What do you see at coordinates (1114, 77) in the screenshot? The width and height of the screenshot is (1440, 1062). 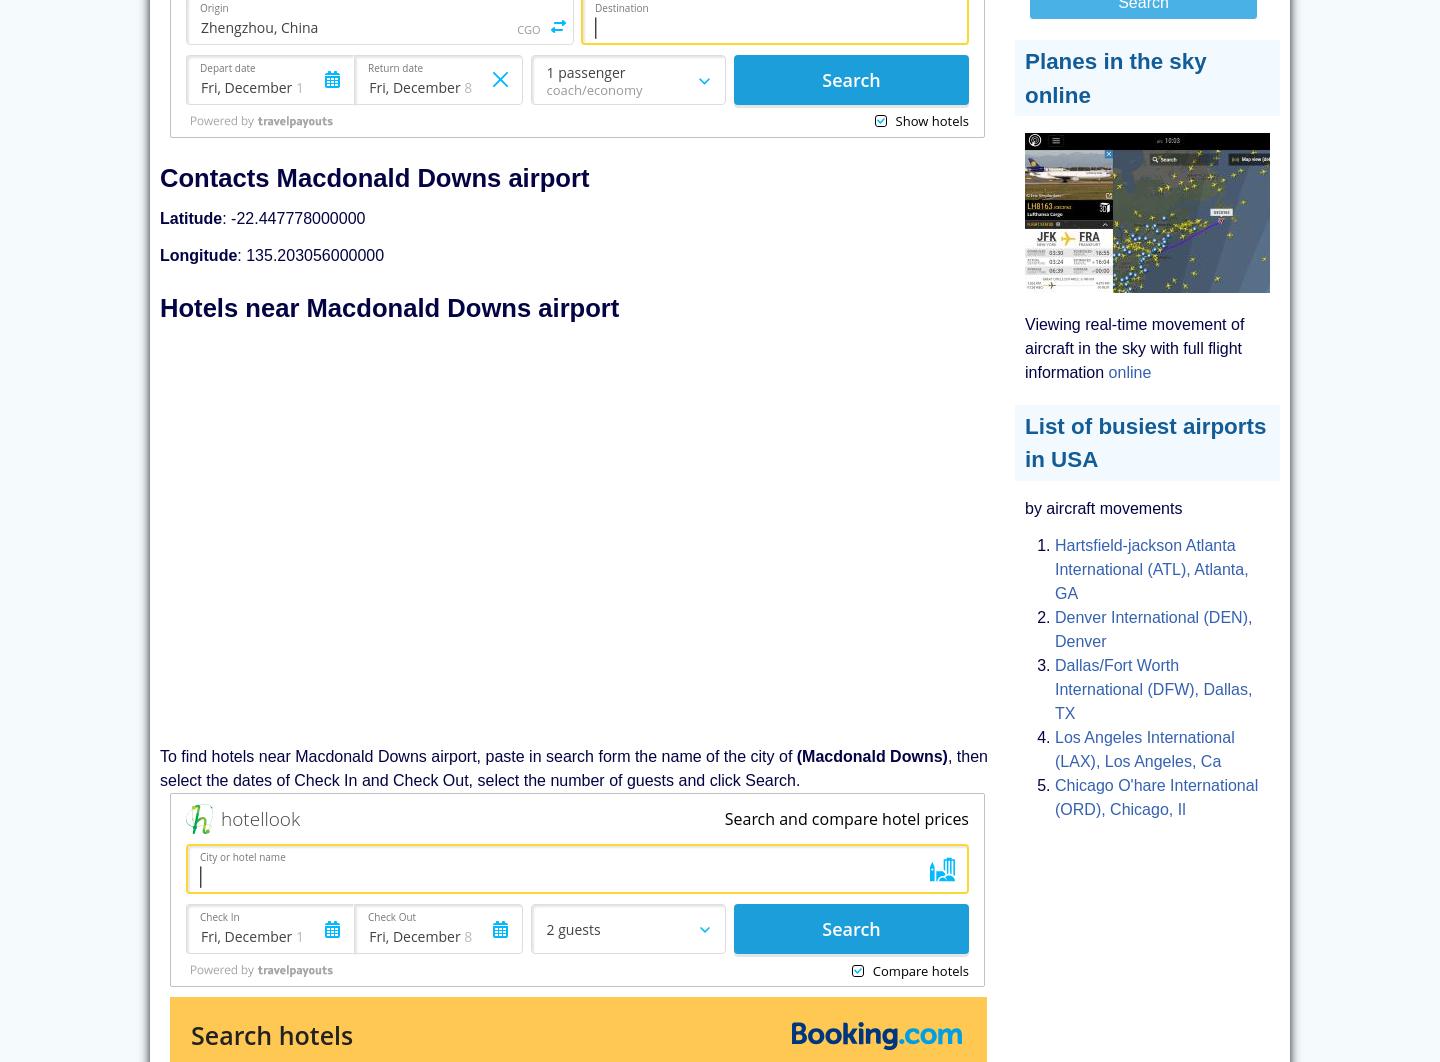 I see `'Planes in the sky online'` at bounding box center [1114, 77].